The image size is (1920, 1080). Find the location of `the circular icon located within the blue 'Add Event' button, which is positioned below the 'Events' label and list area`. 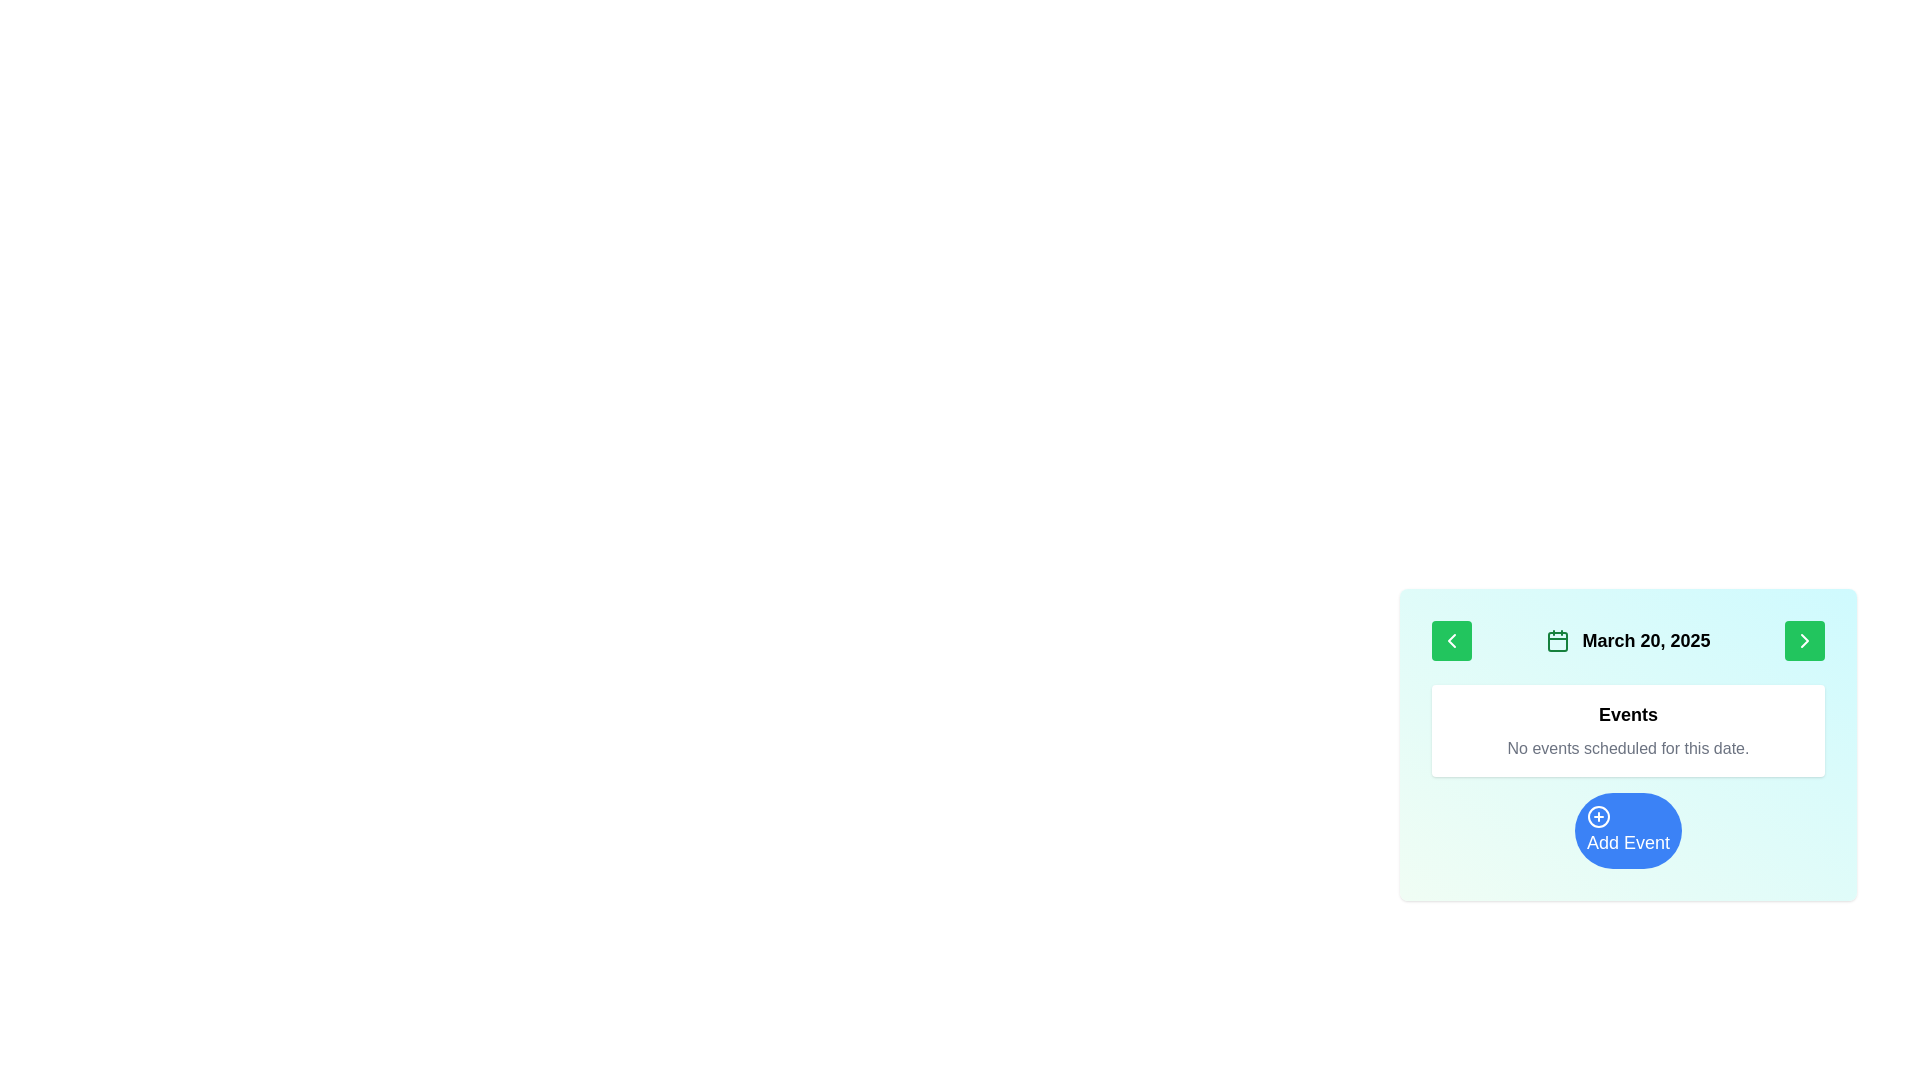

the circular icon located within the blue 'Add Event' button, which is positioned below the 'Events' label and list area is located at coordinates (1597, 817).